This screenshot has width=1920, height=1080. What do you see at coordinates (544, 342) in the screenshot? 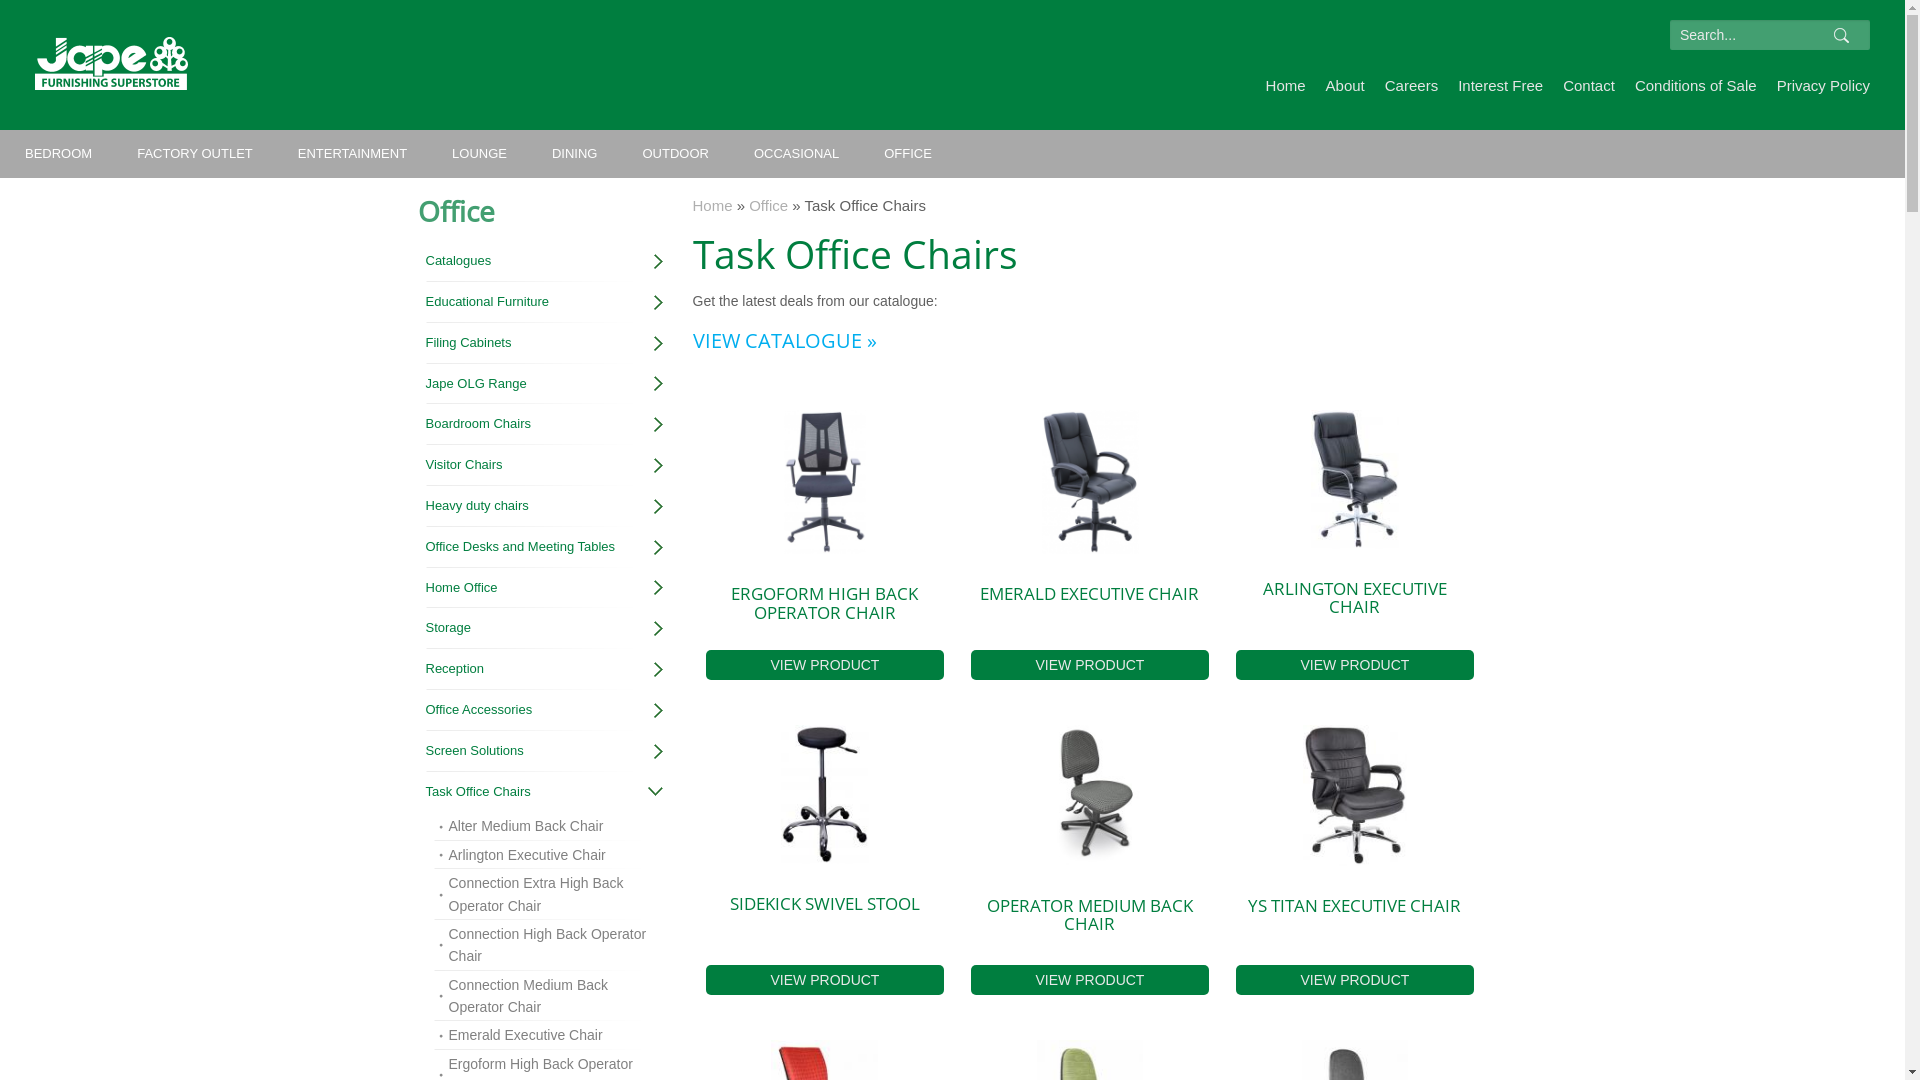
I see `'Filing Cabinets'` at bounding box center [544, 342].